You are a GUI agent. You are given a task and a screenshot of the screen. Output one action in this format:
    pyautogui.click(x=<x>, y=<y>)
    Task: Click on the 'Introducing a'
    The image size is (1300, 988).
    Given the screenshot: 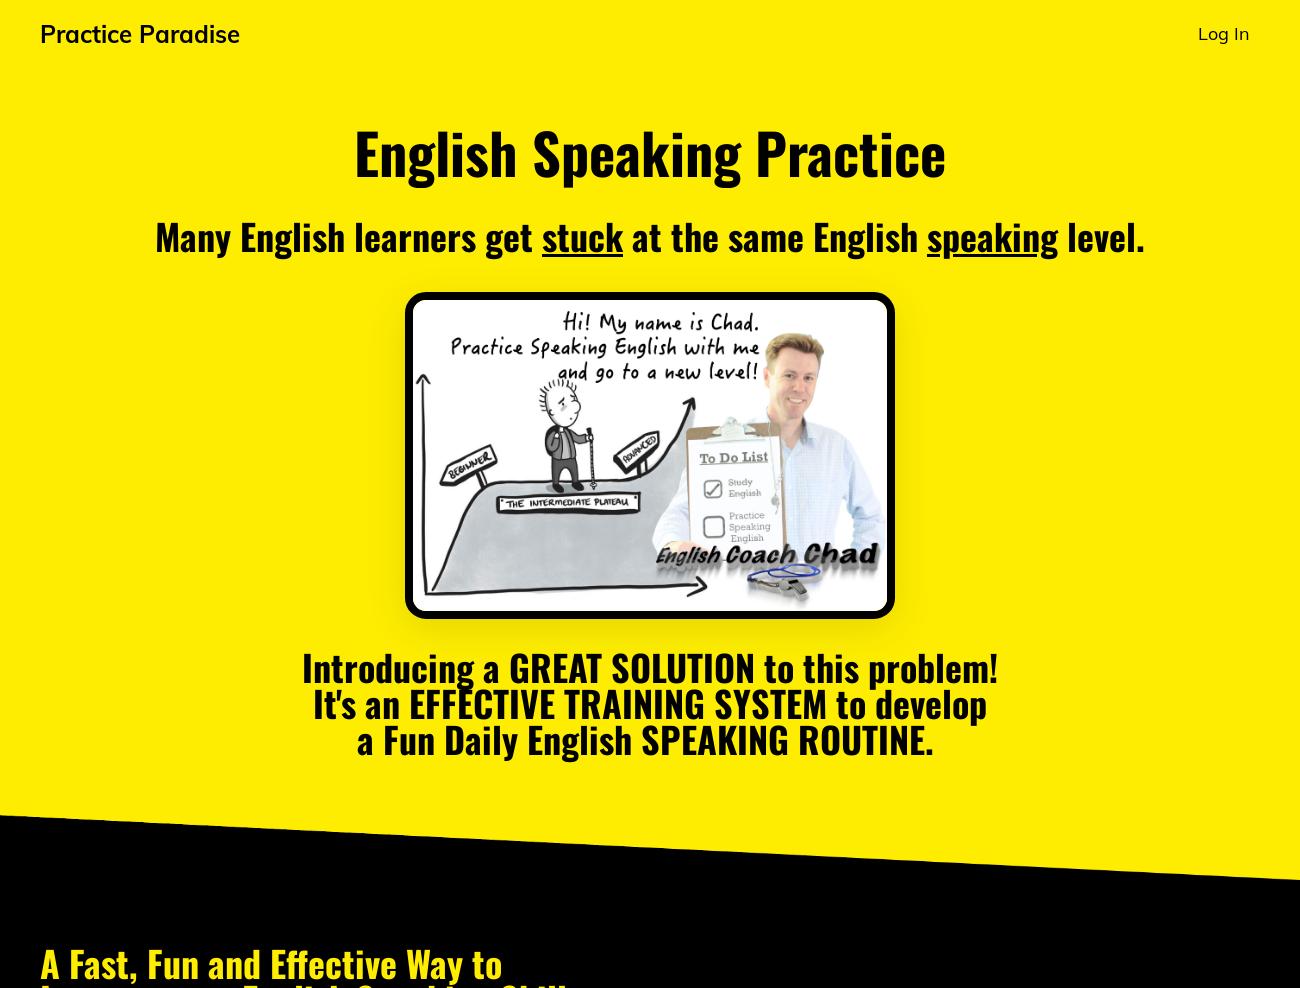 What is the action you would take?
    pyautogui.click(x=405, y=665)
    